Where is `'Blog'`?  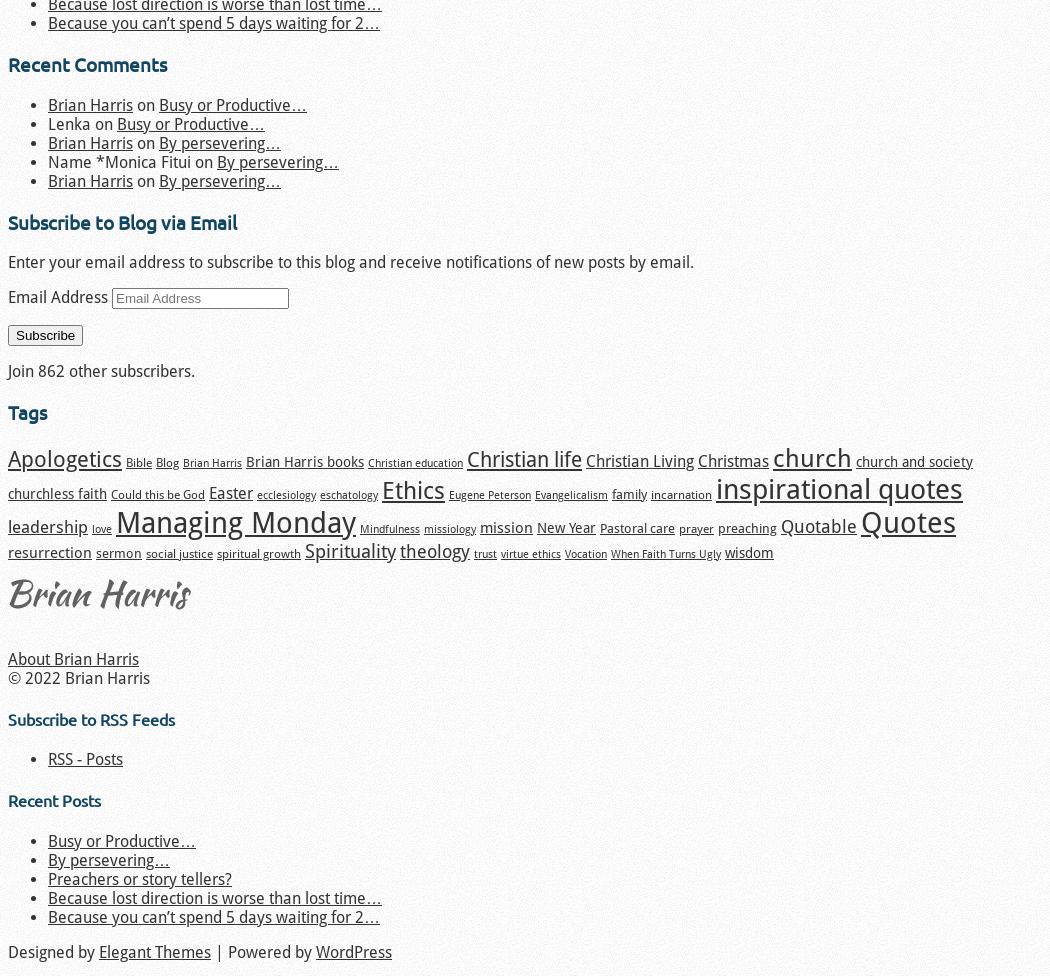 'Blog' is located at coordinates (167, 461).